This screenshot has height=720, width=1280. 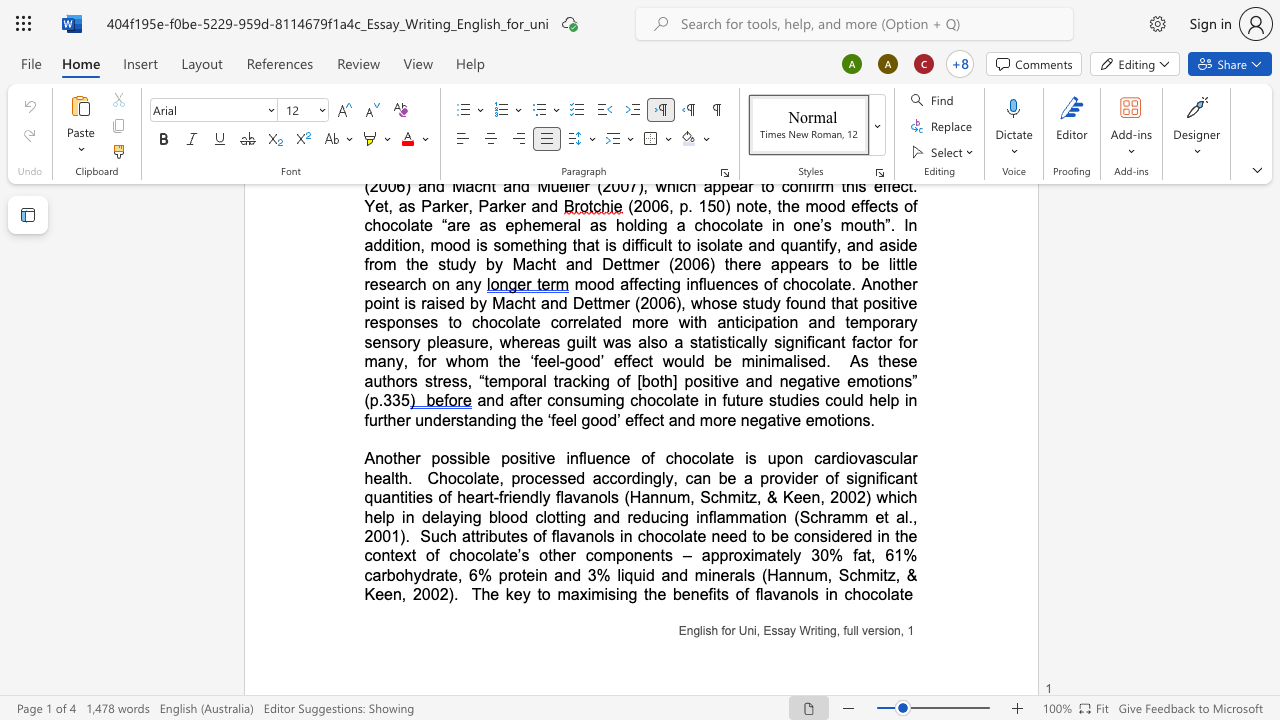 I want to click on the space between the continuous character "q" and "u" in the text, so click(x=632, y=575).